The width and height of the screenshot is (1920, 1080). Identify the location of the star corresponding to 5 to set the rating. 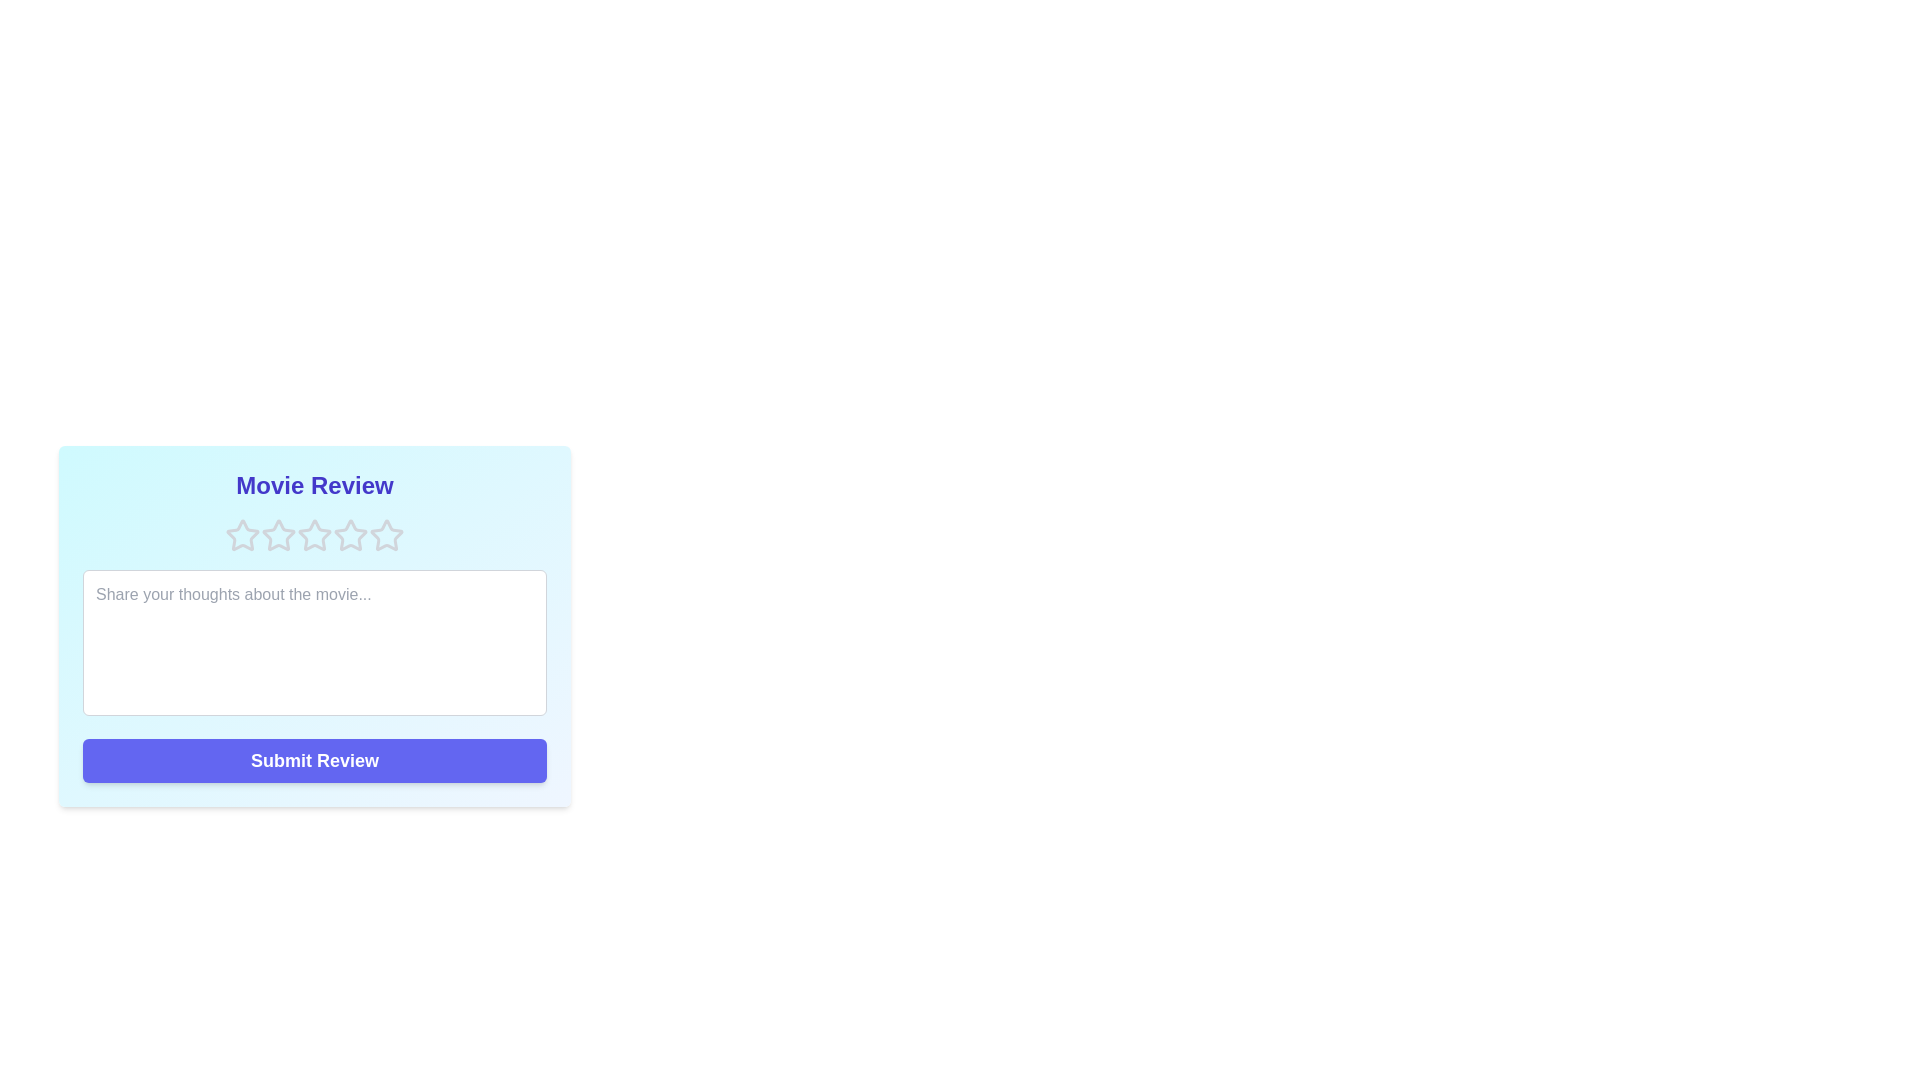
(387, 535).